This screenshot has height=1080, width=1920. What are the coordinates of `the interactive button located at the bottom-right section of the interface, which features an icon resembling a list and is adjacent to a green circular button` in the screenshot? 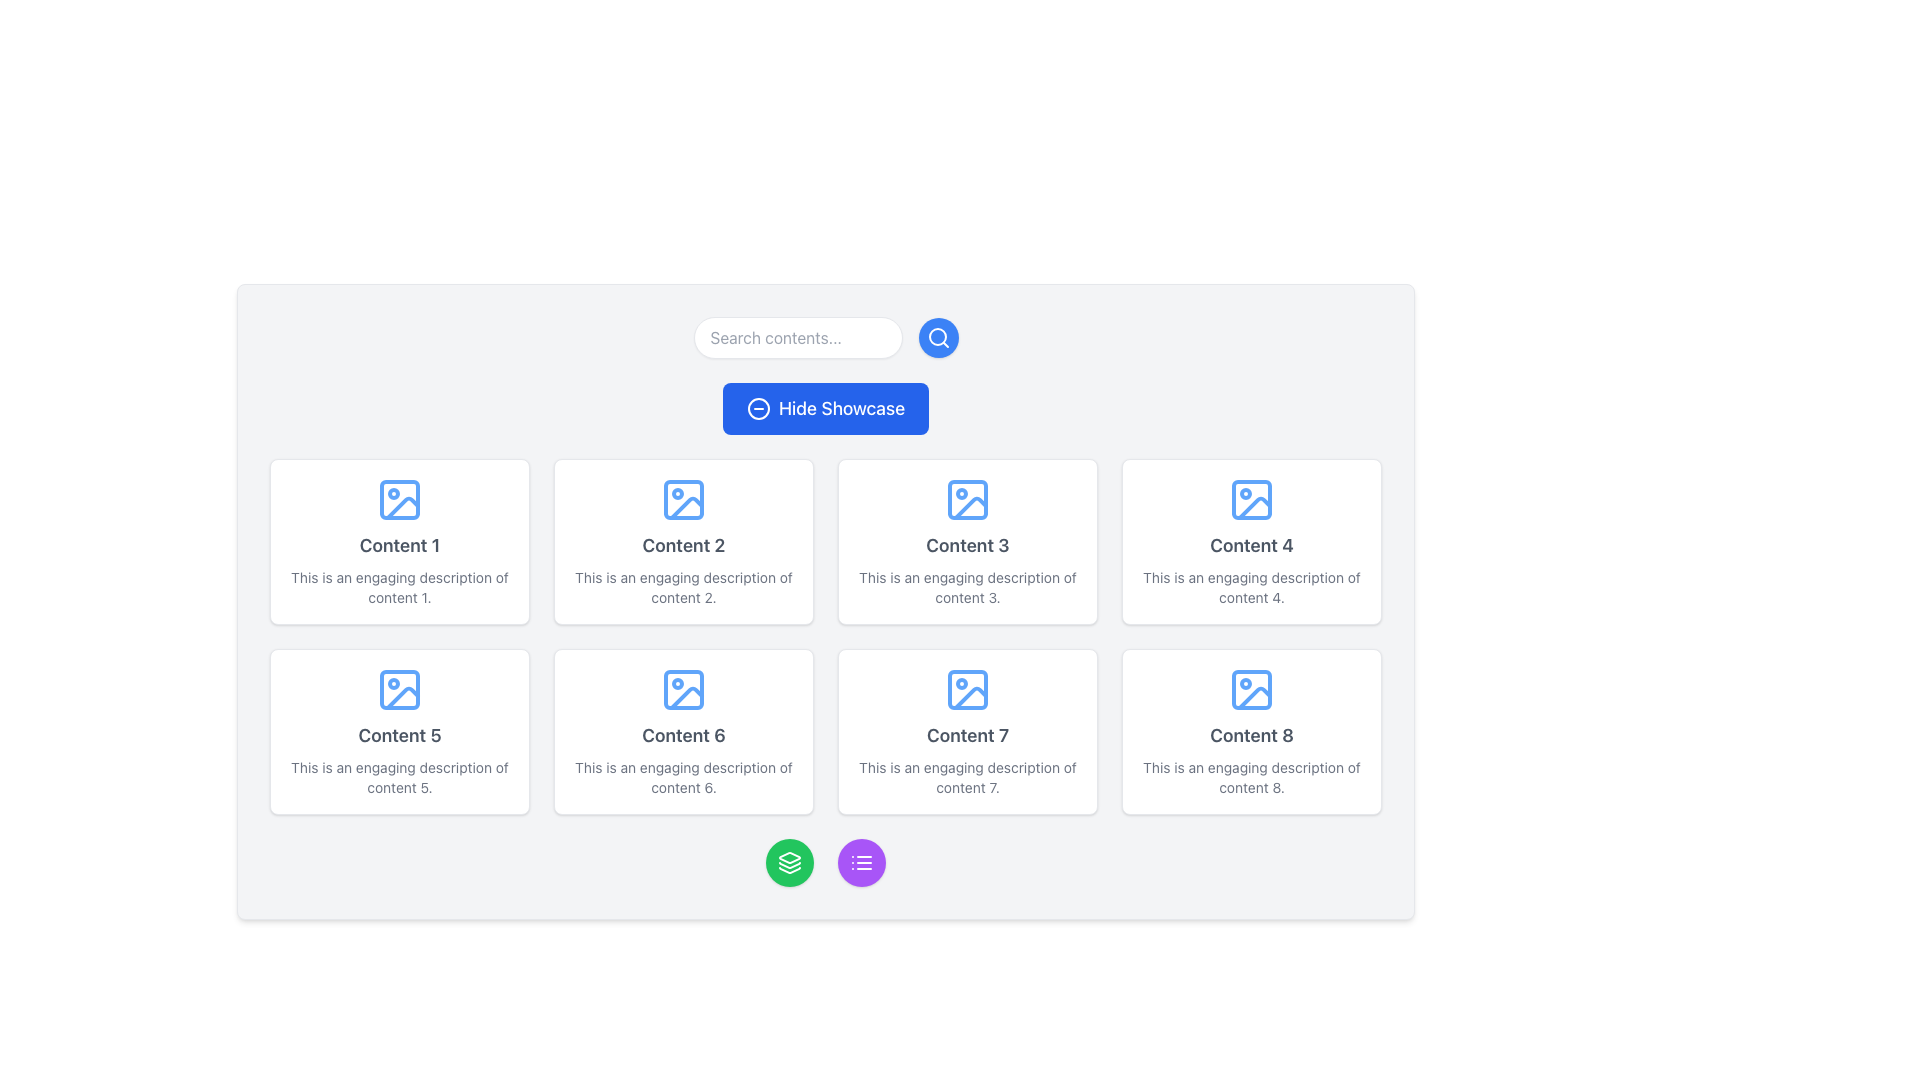 It's located at (862, 862).